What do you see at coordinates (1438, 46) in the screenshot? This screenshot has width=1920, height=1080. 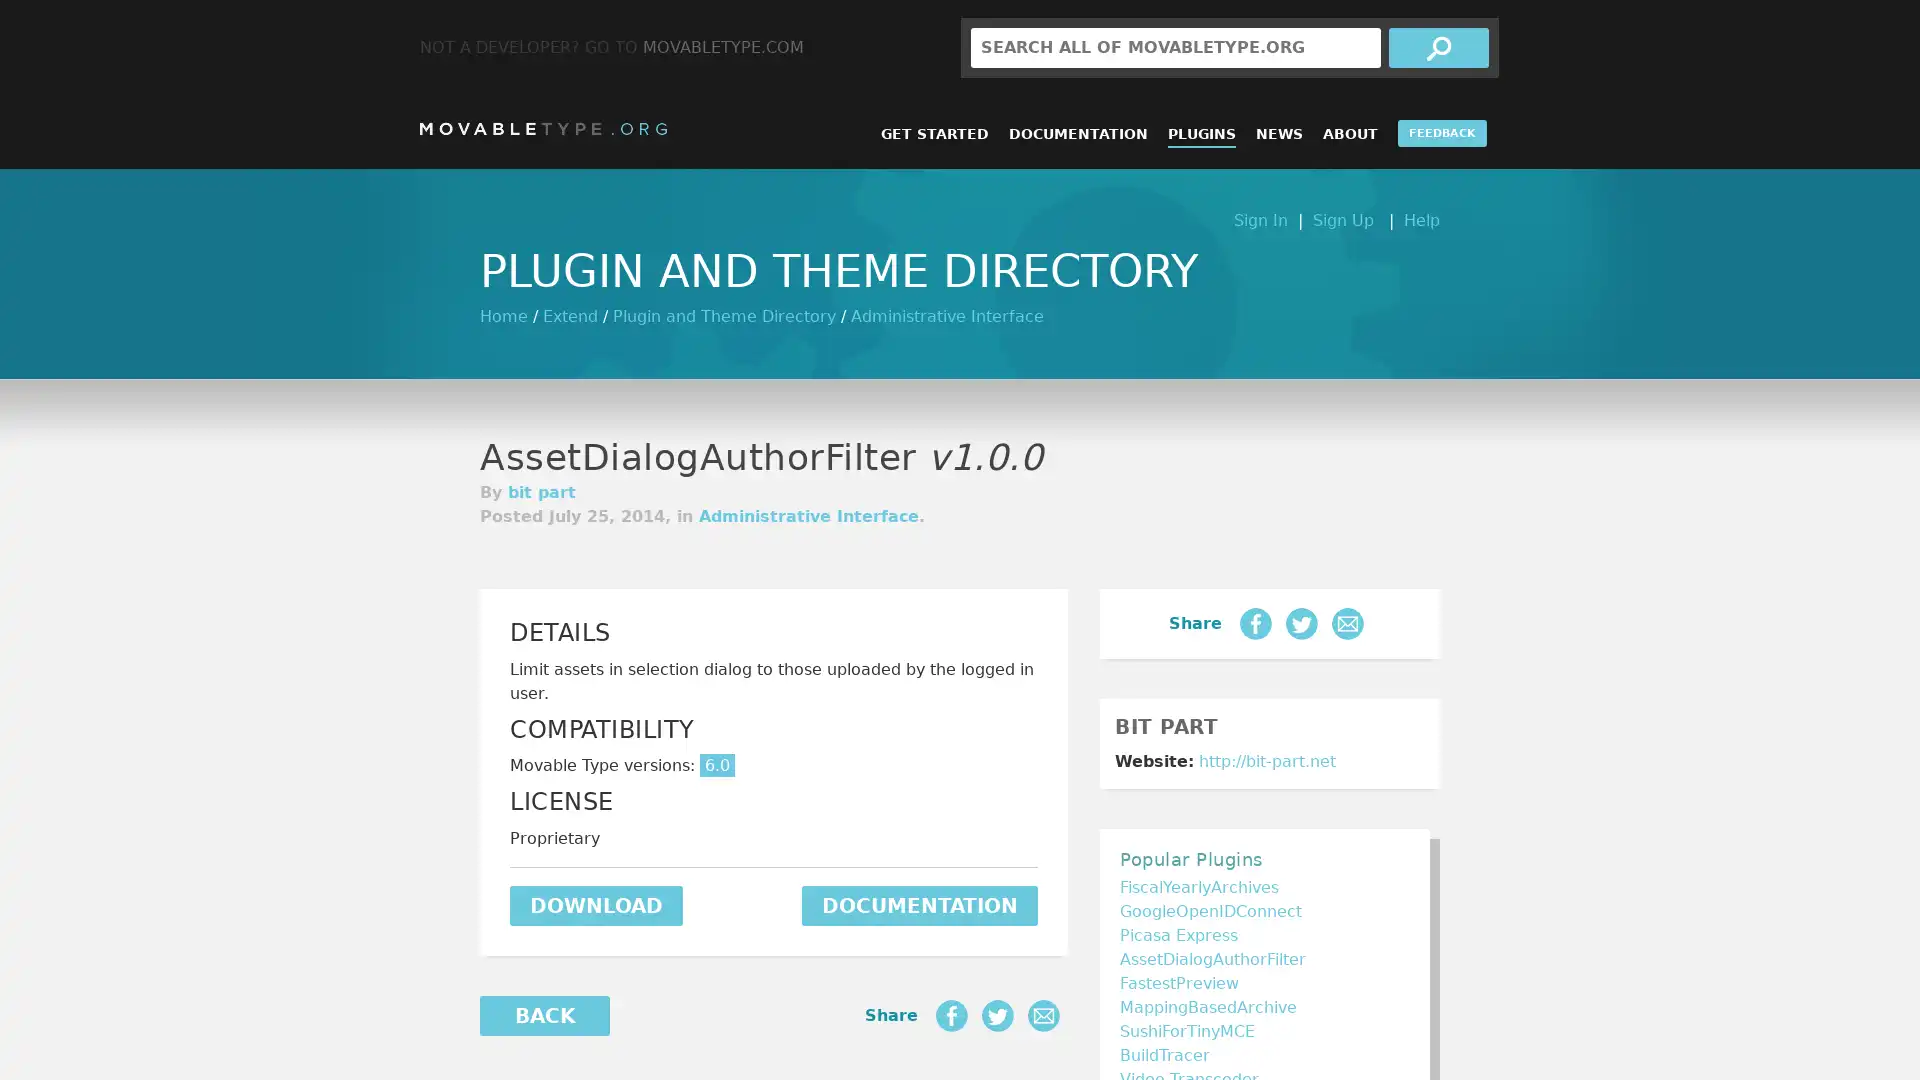 I see `search` at bounding box center [1438, 46].